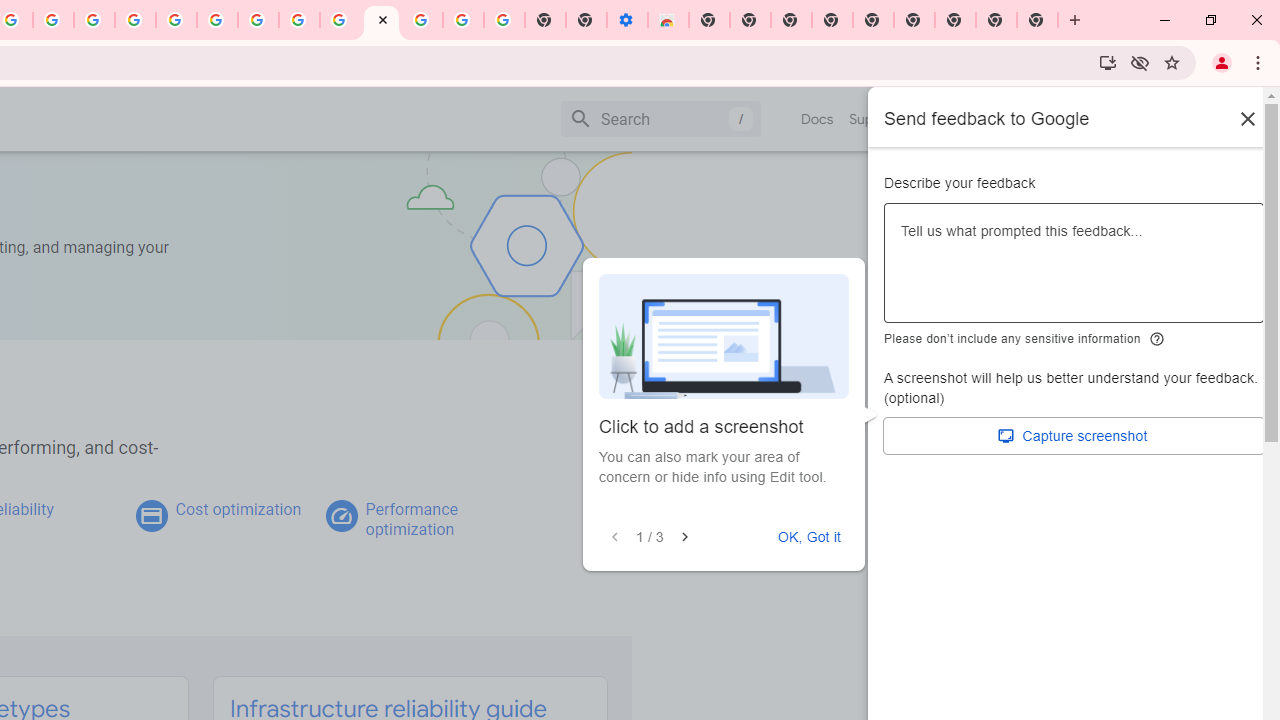 Image resolution: width=1280 pixels, height=720 pixels. I want to click on 'Docs', so click(817, 119).